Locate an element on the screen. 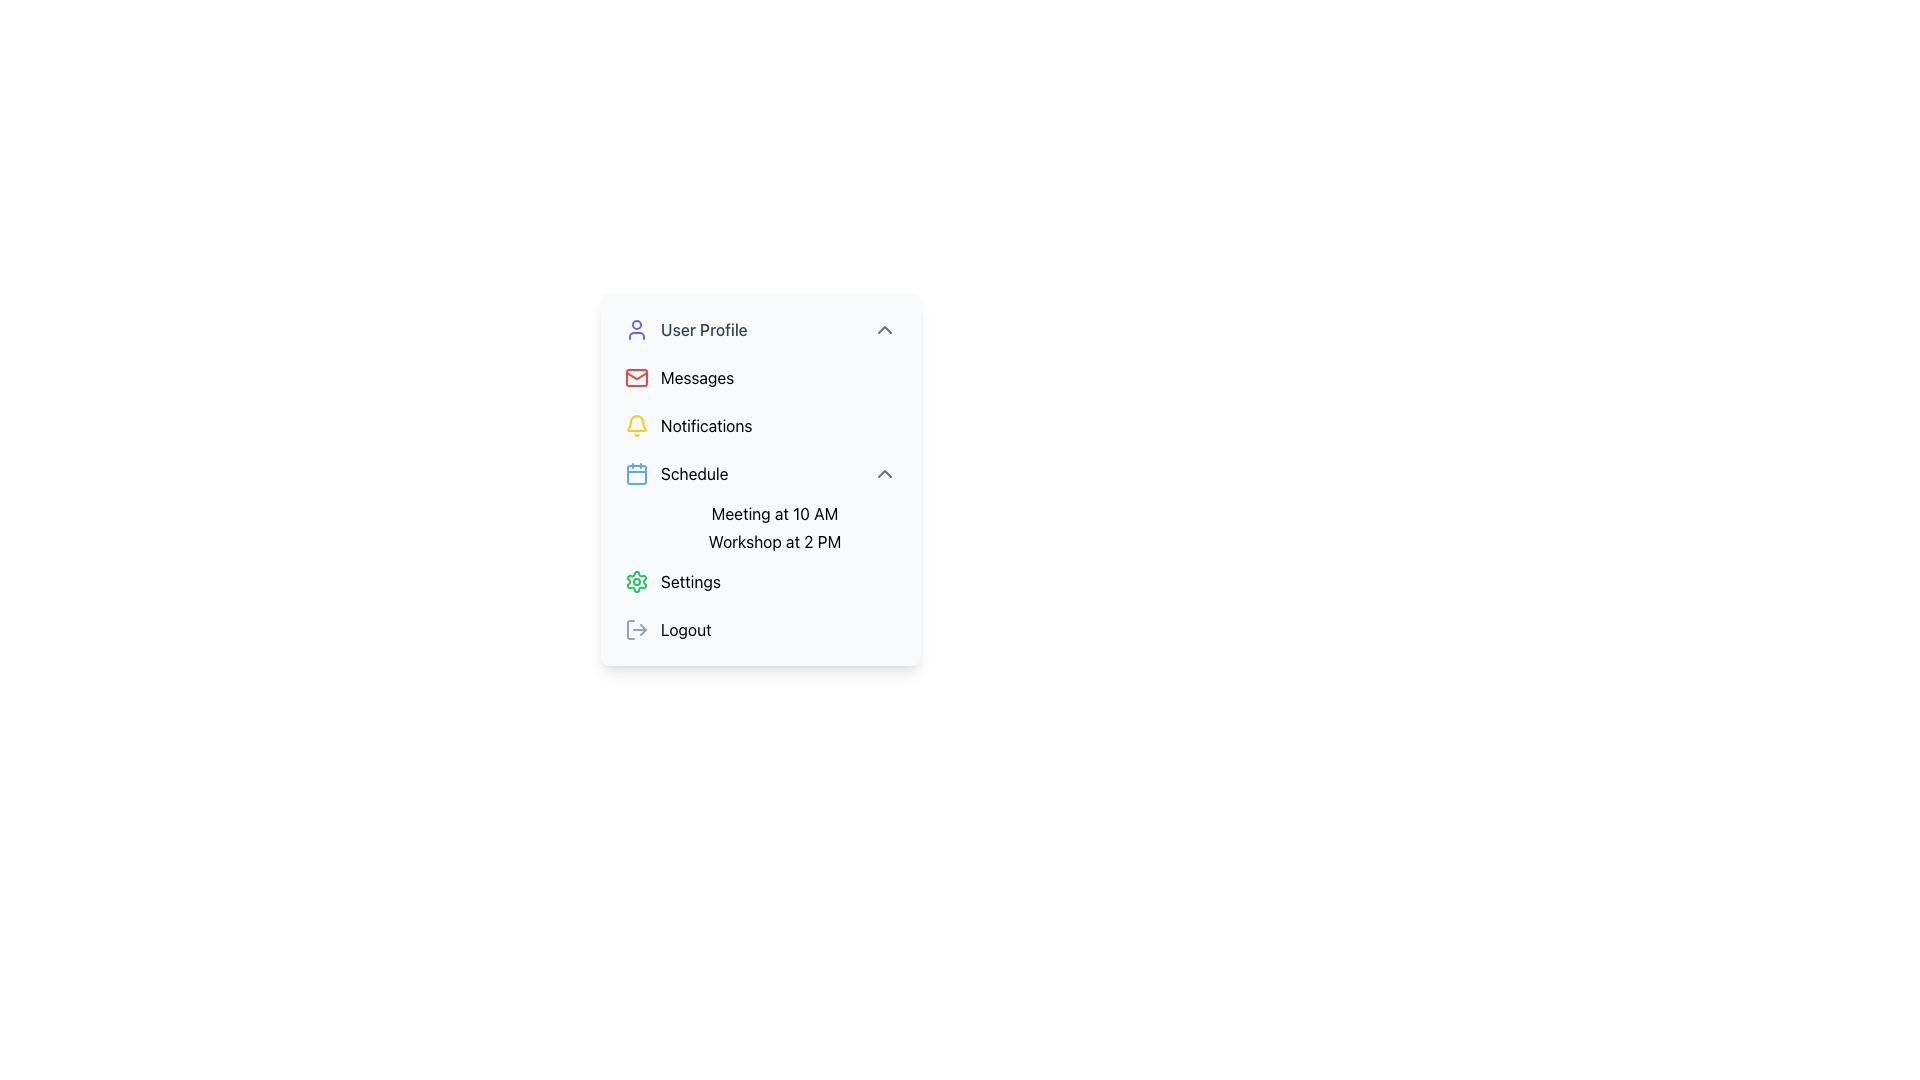  the Text block that displays the schedule or list of upcoming events or reminders, located below the 'Schedule' menu item and above the 'Settings' menu item in the vertical navigation menu is located at coordinates (760, 527).